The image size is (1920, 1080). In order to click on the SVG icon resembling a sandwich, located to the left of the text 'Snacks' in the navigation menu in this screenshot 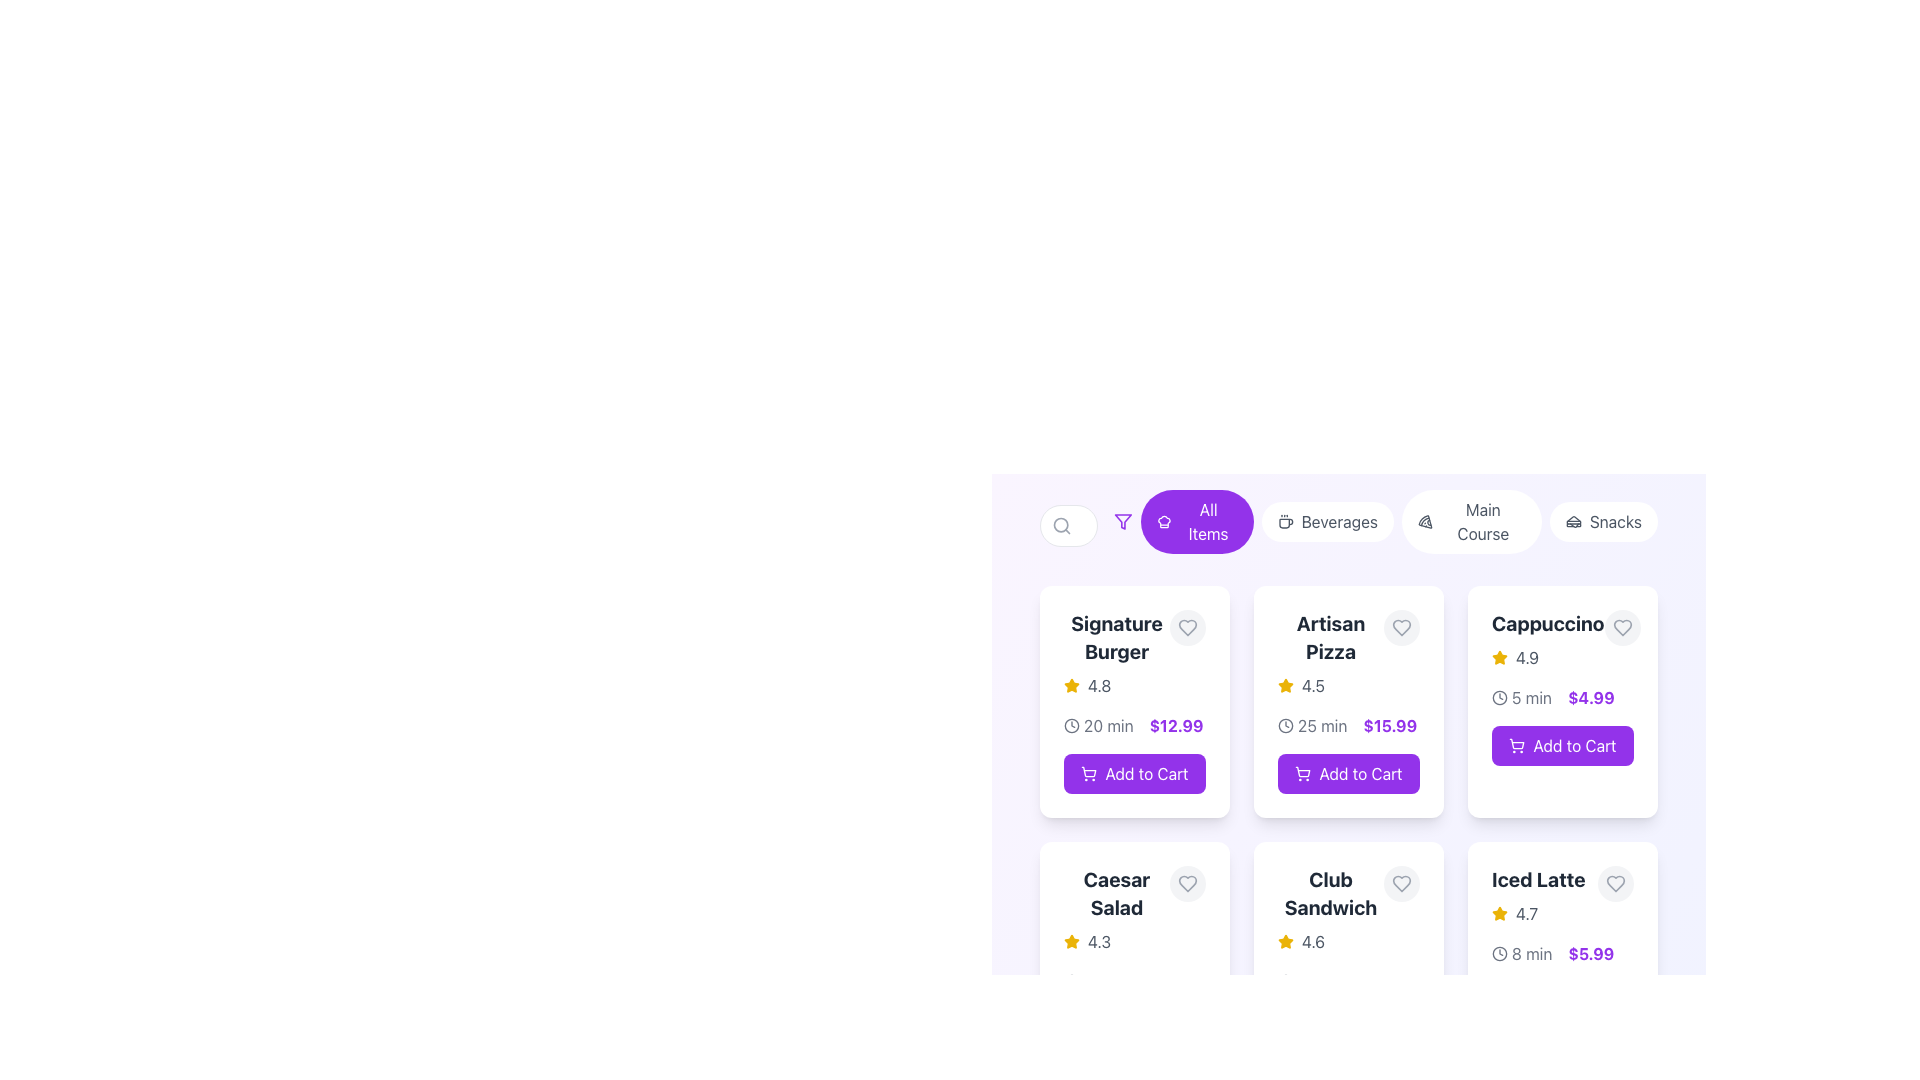, I will do `click(1572, 520)`.